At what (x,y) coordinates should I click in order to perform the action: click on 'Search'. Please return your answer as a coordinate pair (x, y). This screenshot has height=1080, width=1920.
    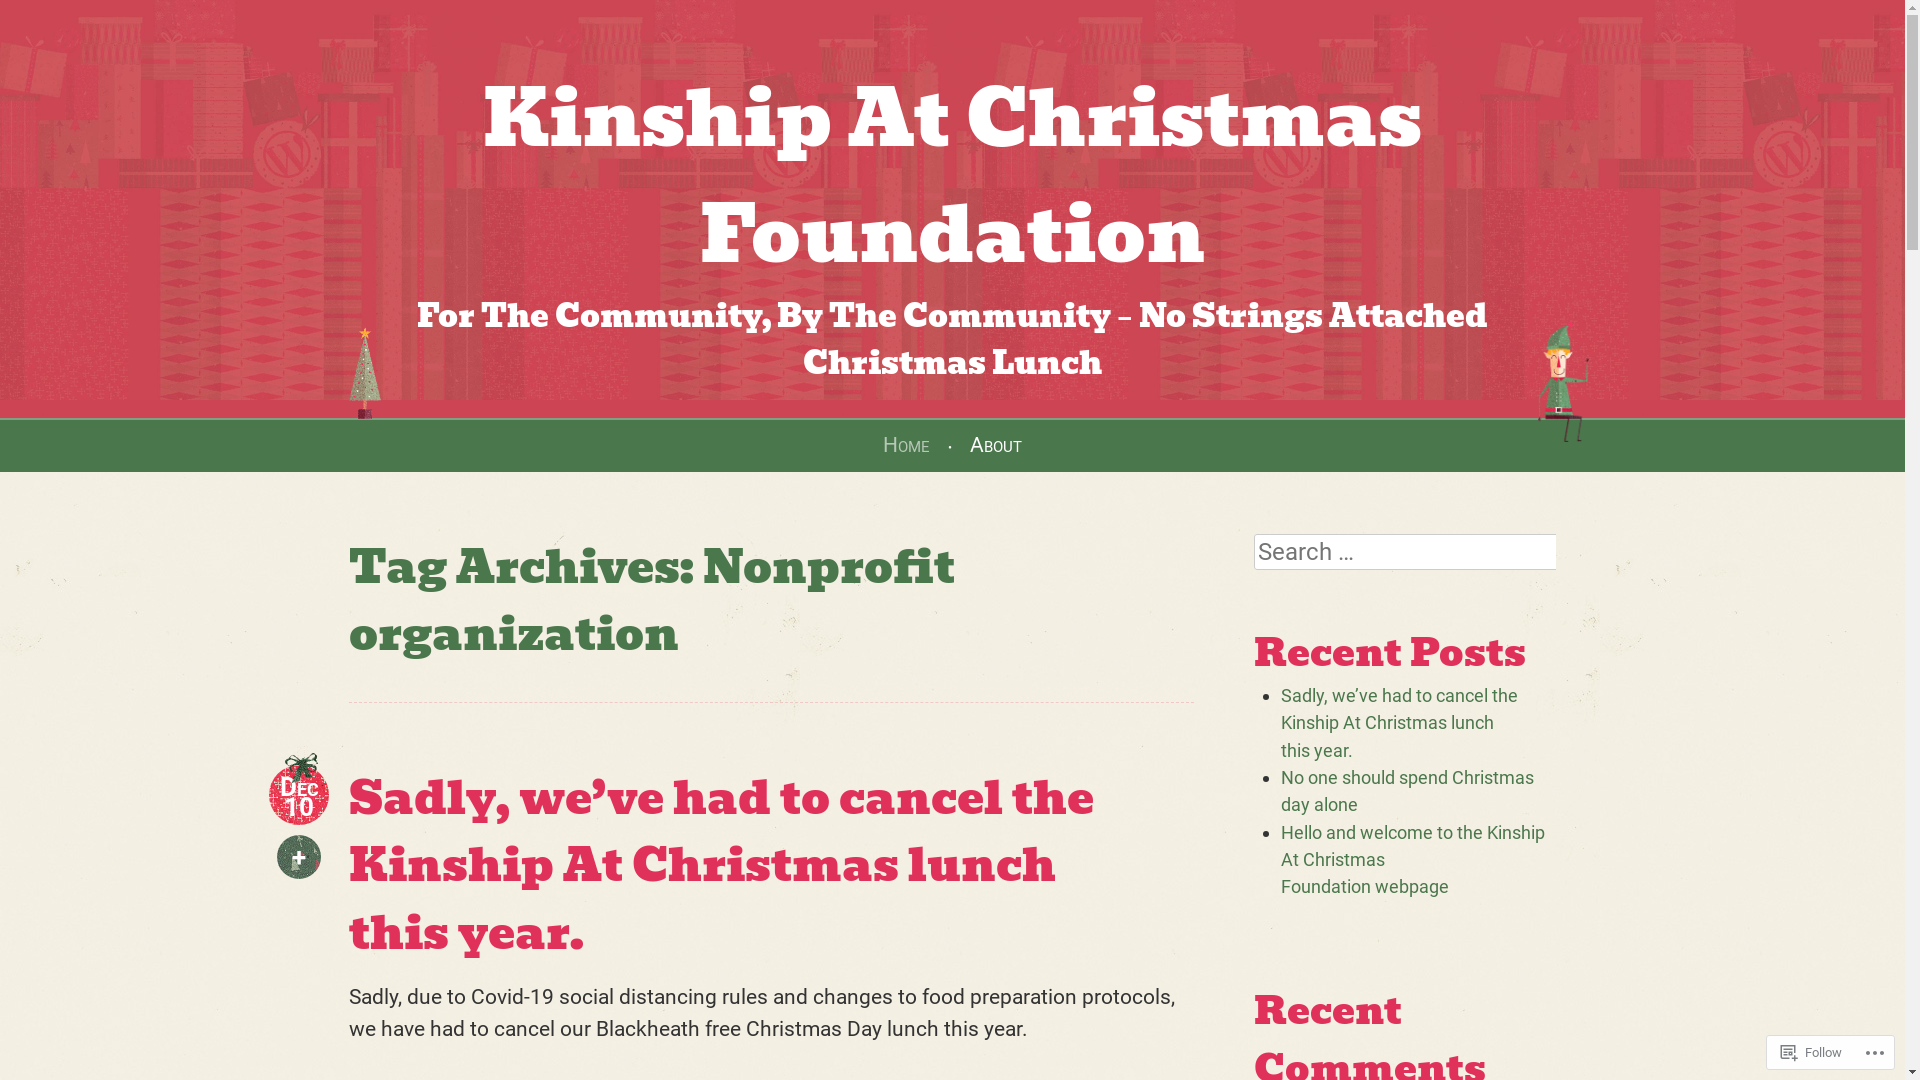
    Looking at the image, I should click on (41, 16).